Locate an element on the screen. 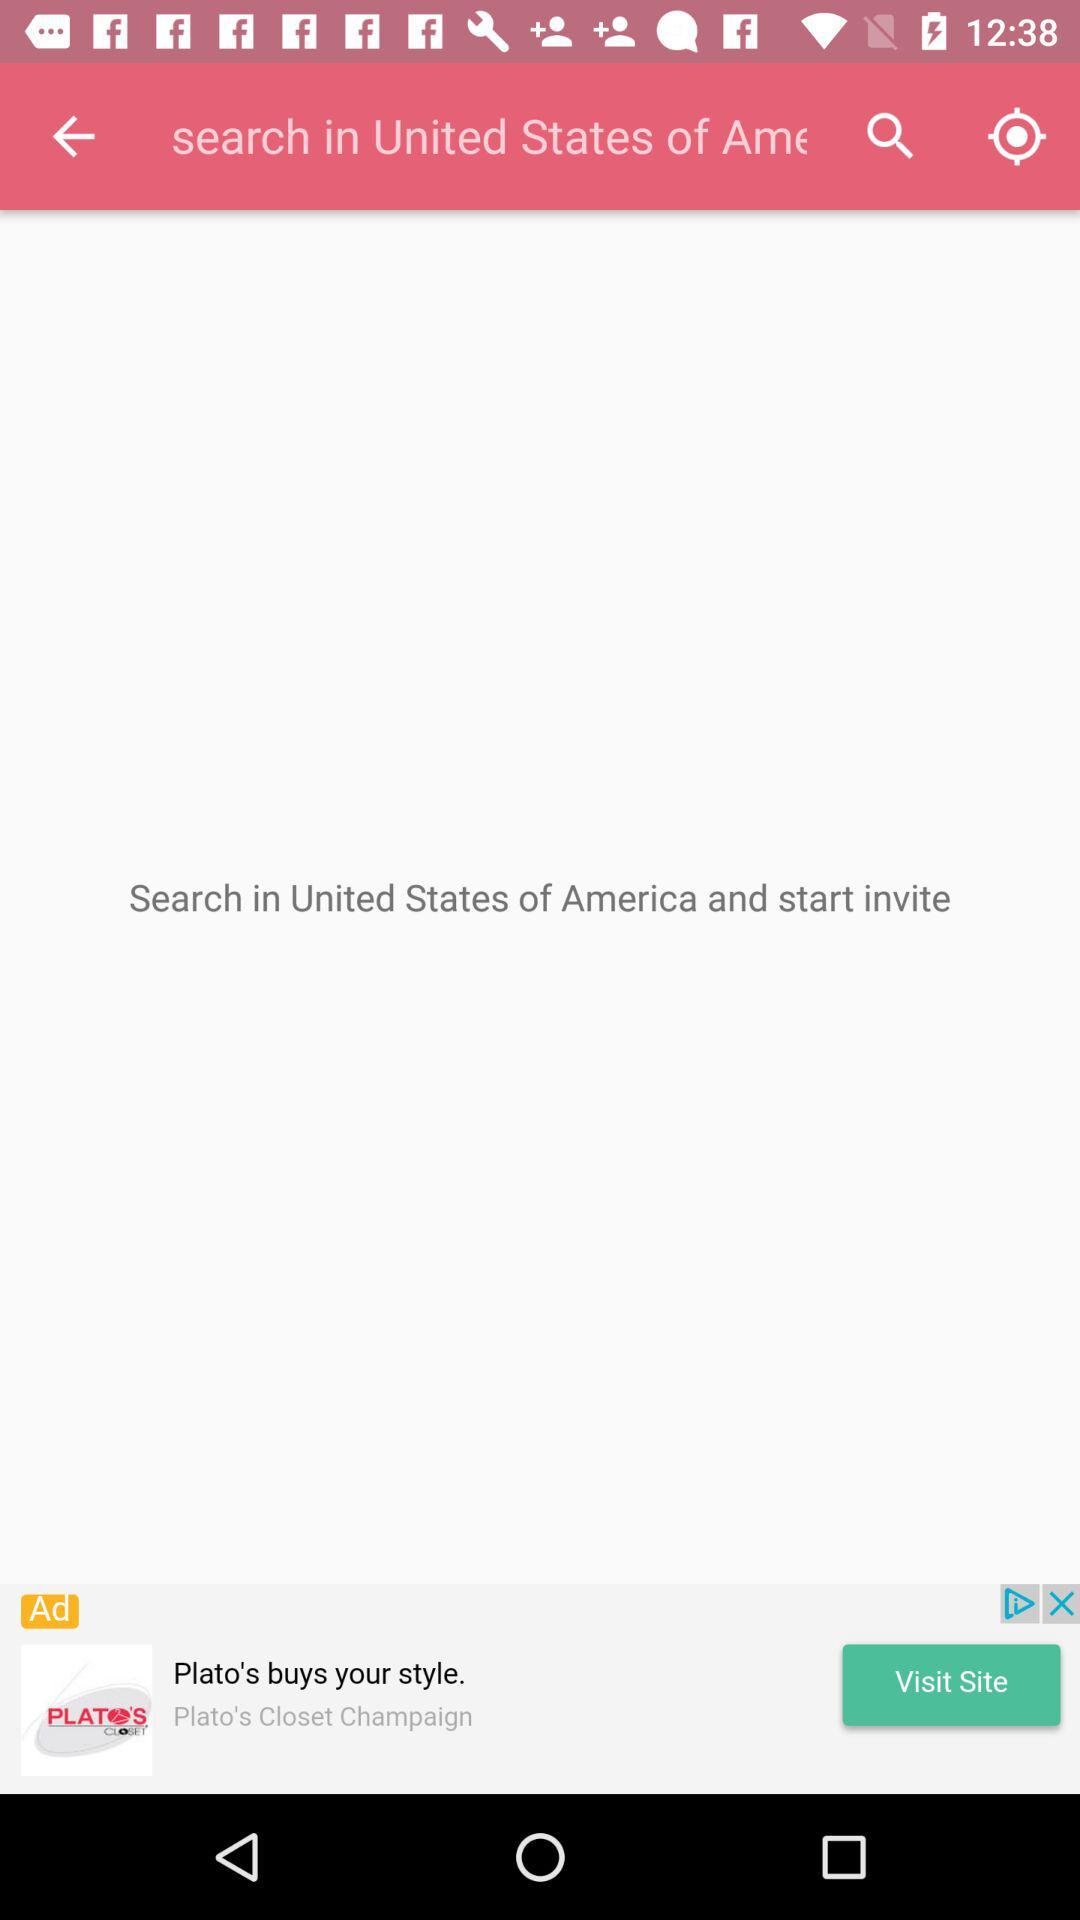 The width and height of the screenshot is (1080, 1920). the advertisement is located at coordinates (540, 1688).